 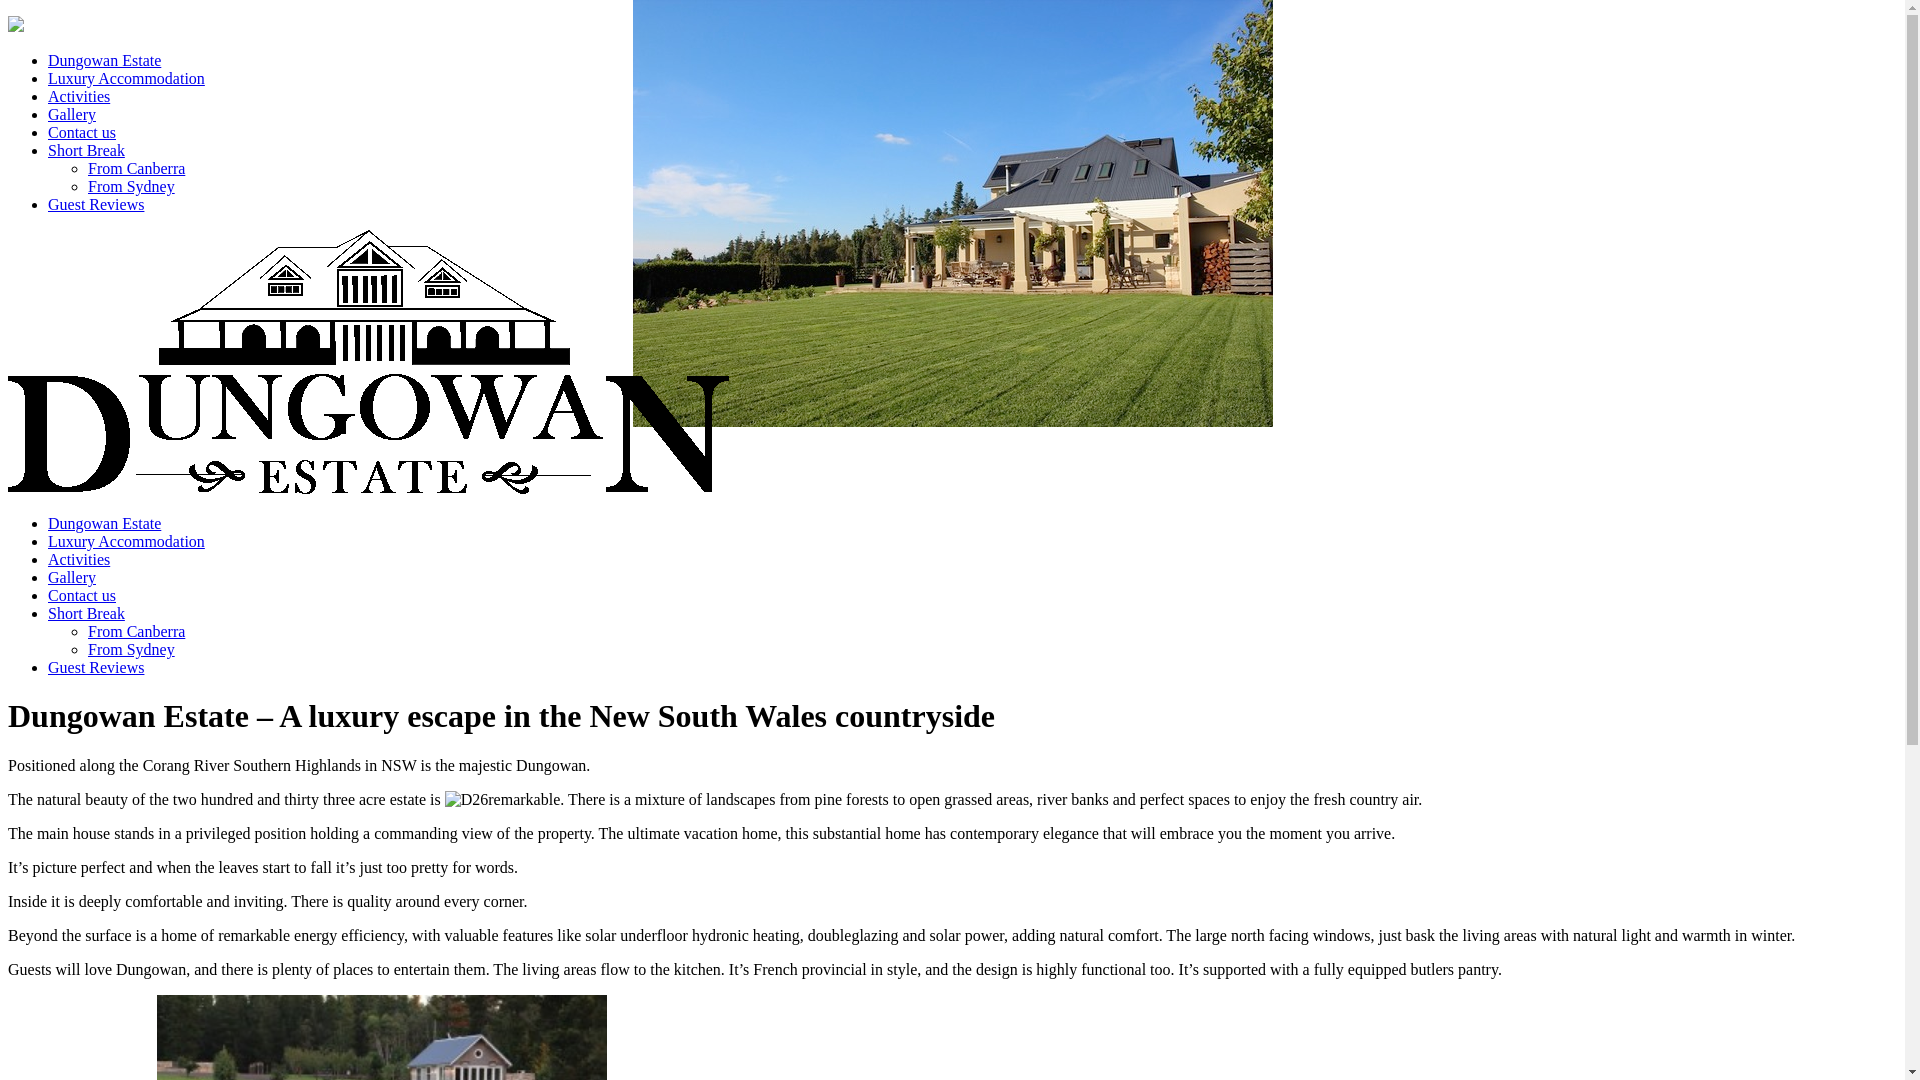 I want to click on 'Dungowan Estate', so click(x=103, y=59).